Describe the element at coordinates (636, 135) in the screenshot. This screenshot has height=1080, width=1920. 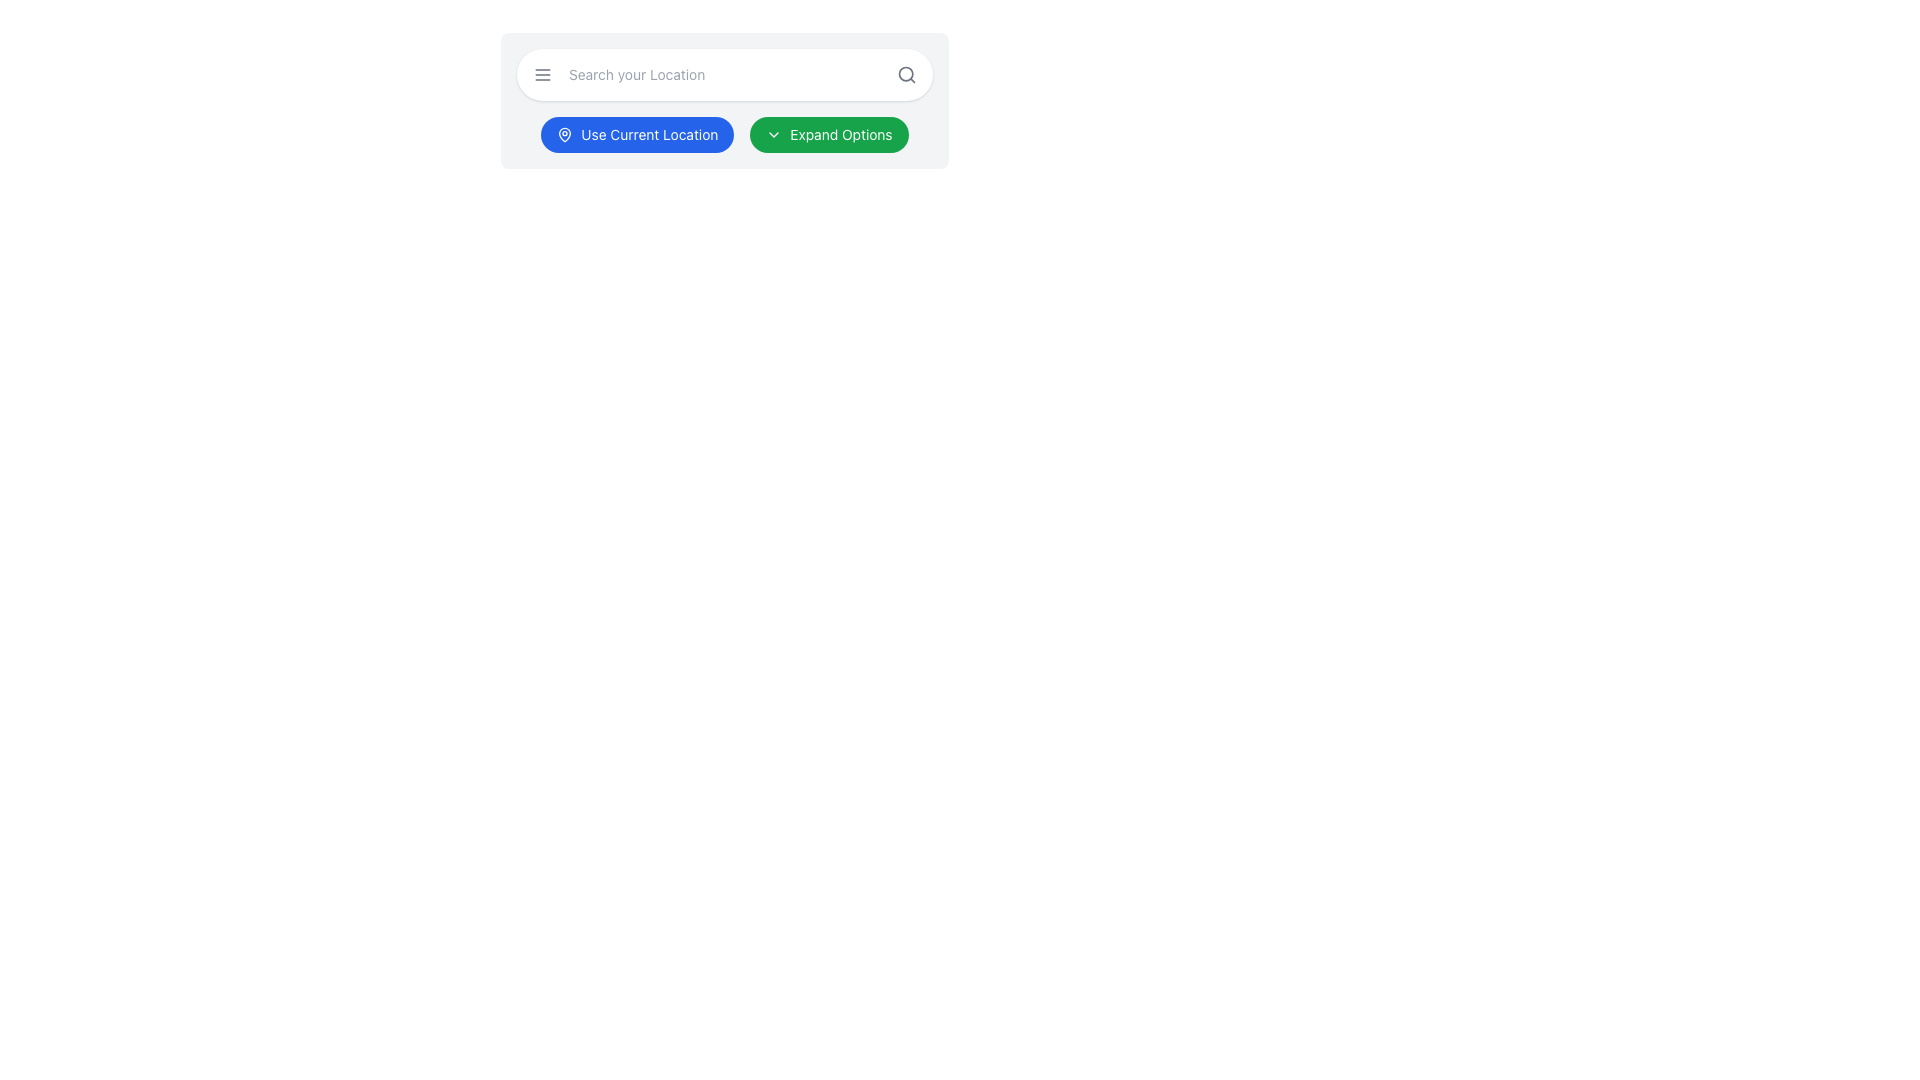
I see `the blue button labeled 'Use Current Location' with a location pin icon` at that location.